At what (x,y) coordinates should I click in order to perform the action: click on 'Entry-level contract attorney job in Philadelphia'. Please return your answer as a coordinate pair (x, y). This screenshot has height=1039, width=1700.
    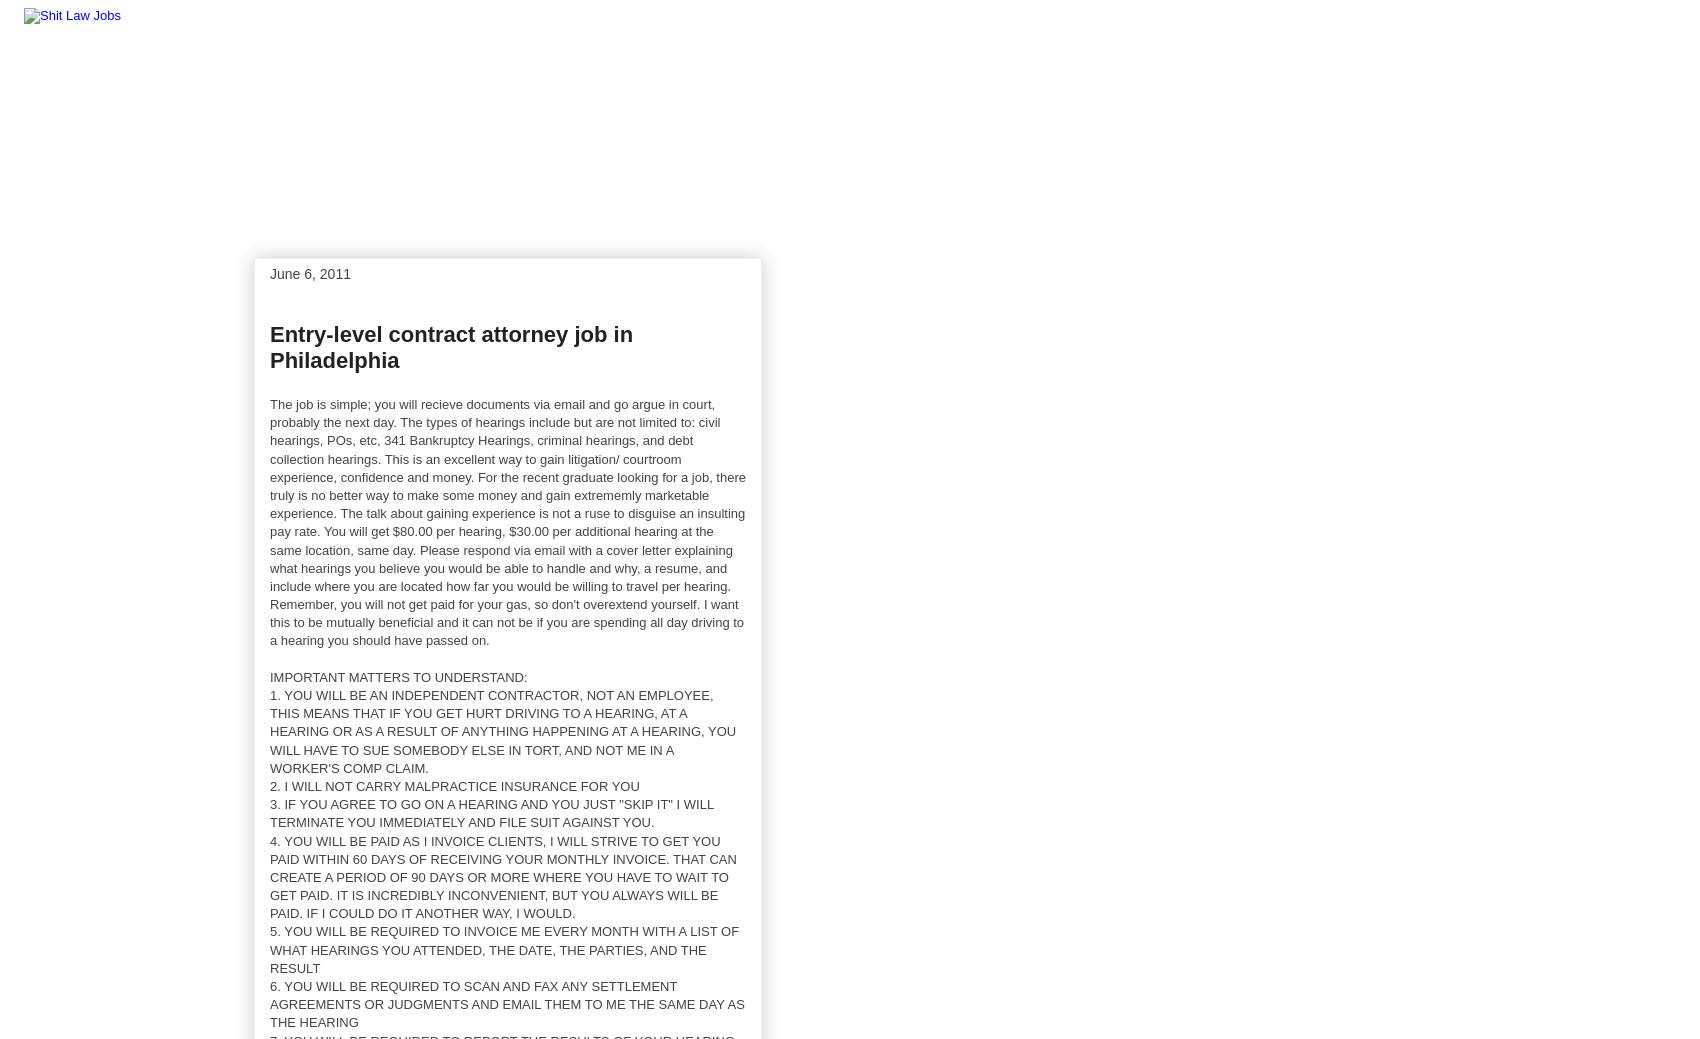
    Looking at the image, I should click on (451, 346).